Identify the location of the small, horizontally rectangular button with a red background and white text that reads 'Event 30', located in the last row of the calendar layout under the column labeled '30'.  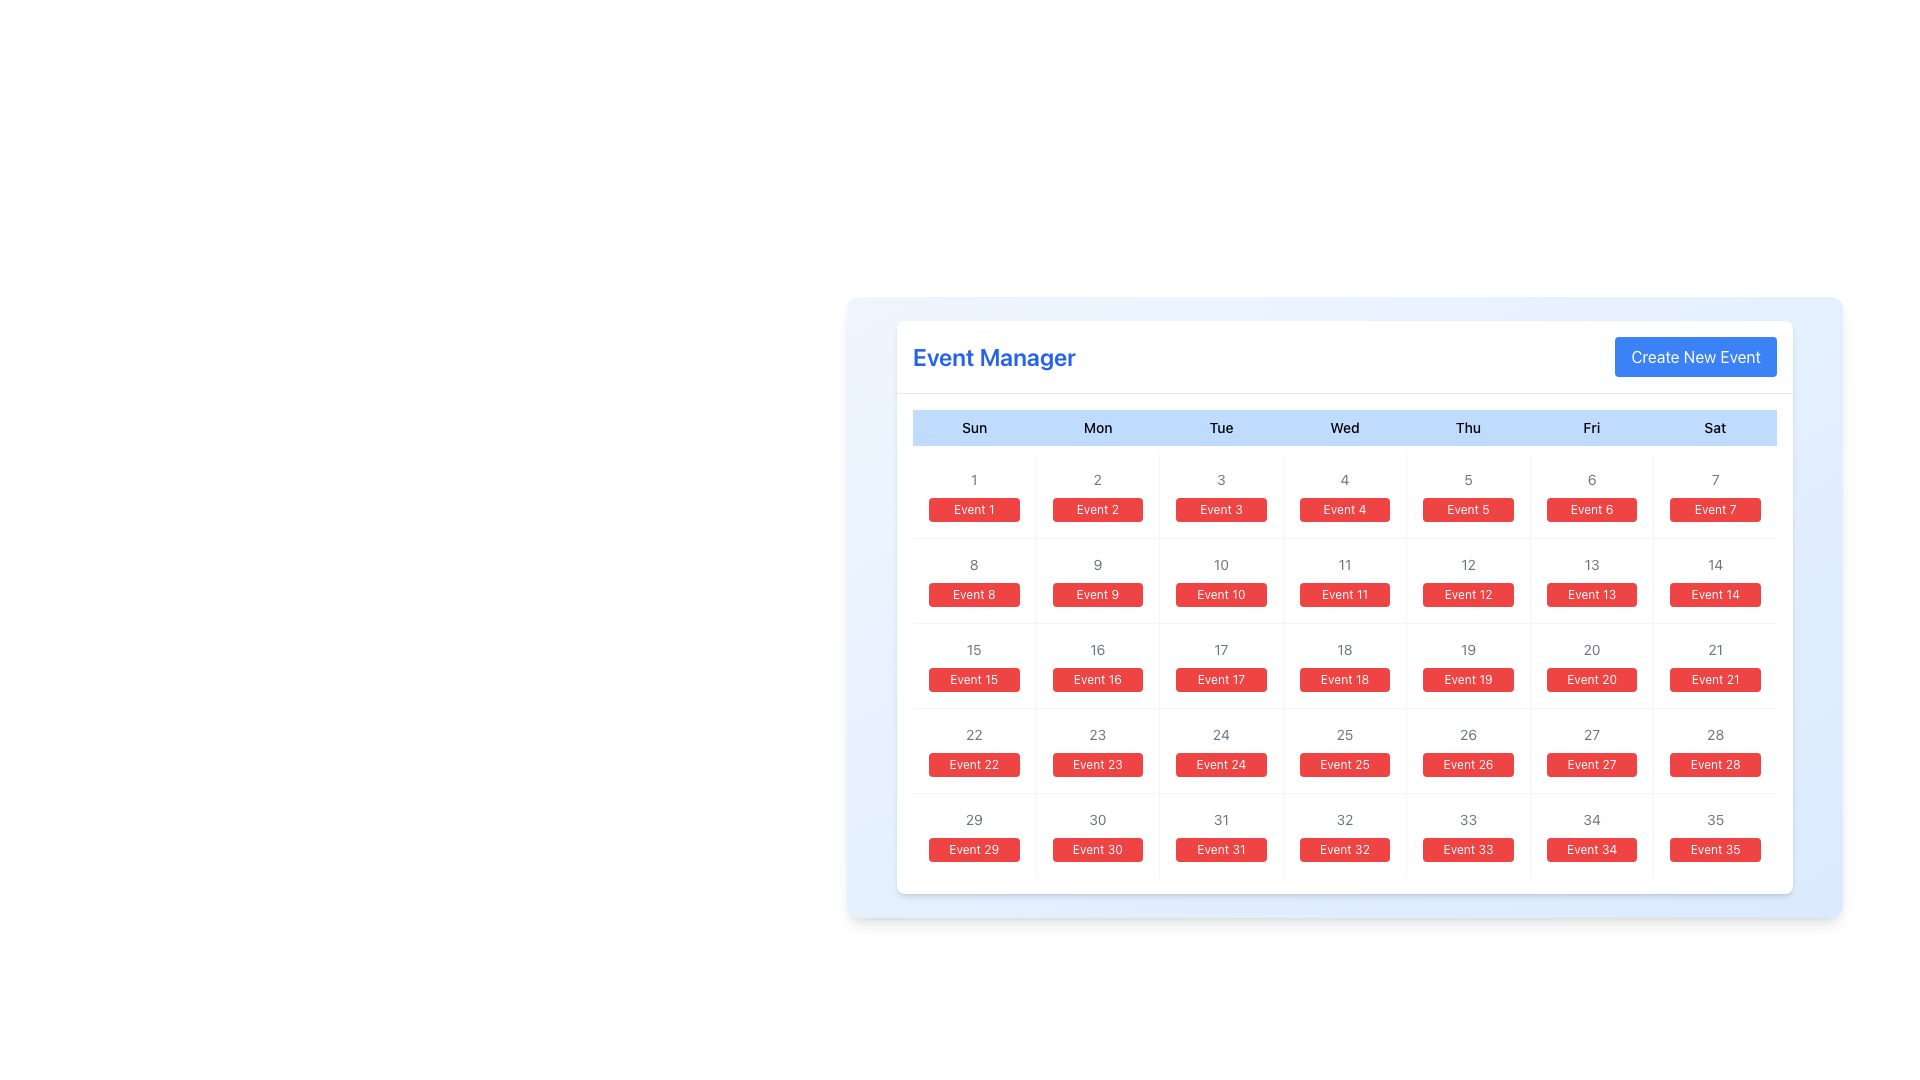
(1096, 849).